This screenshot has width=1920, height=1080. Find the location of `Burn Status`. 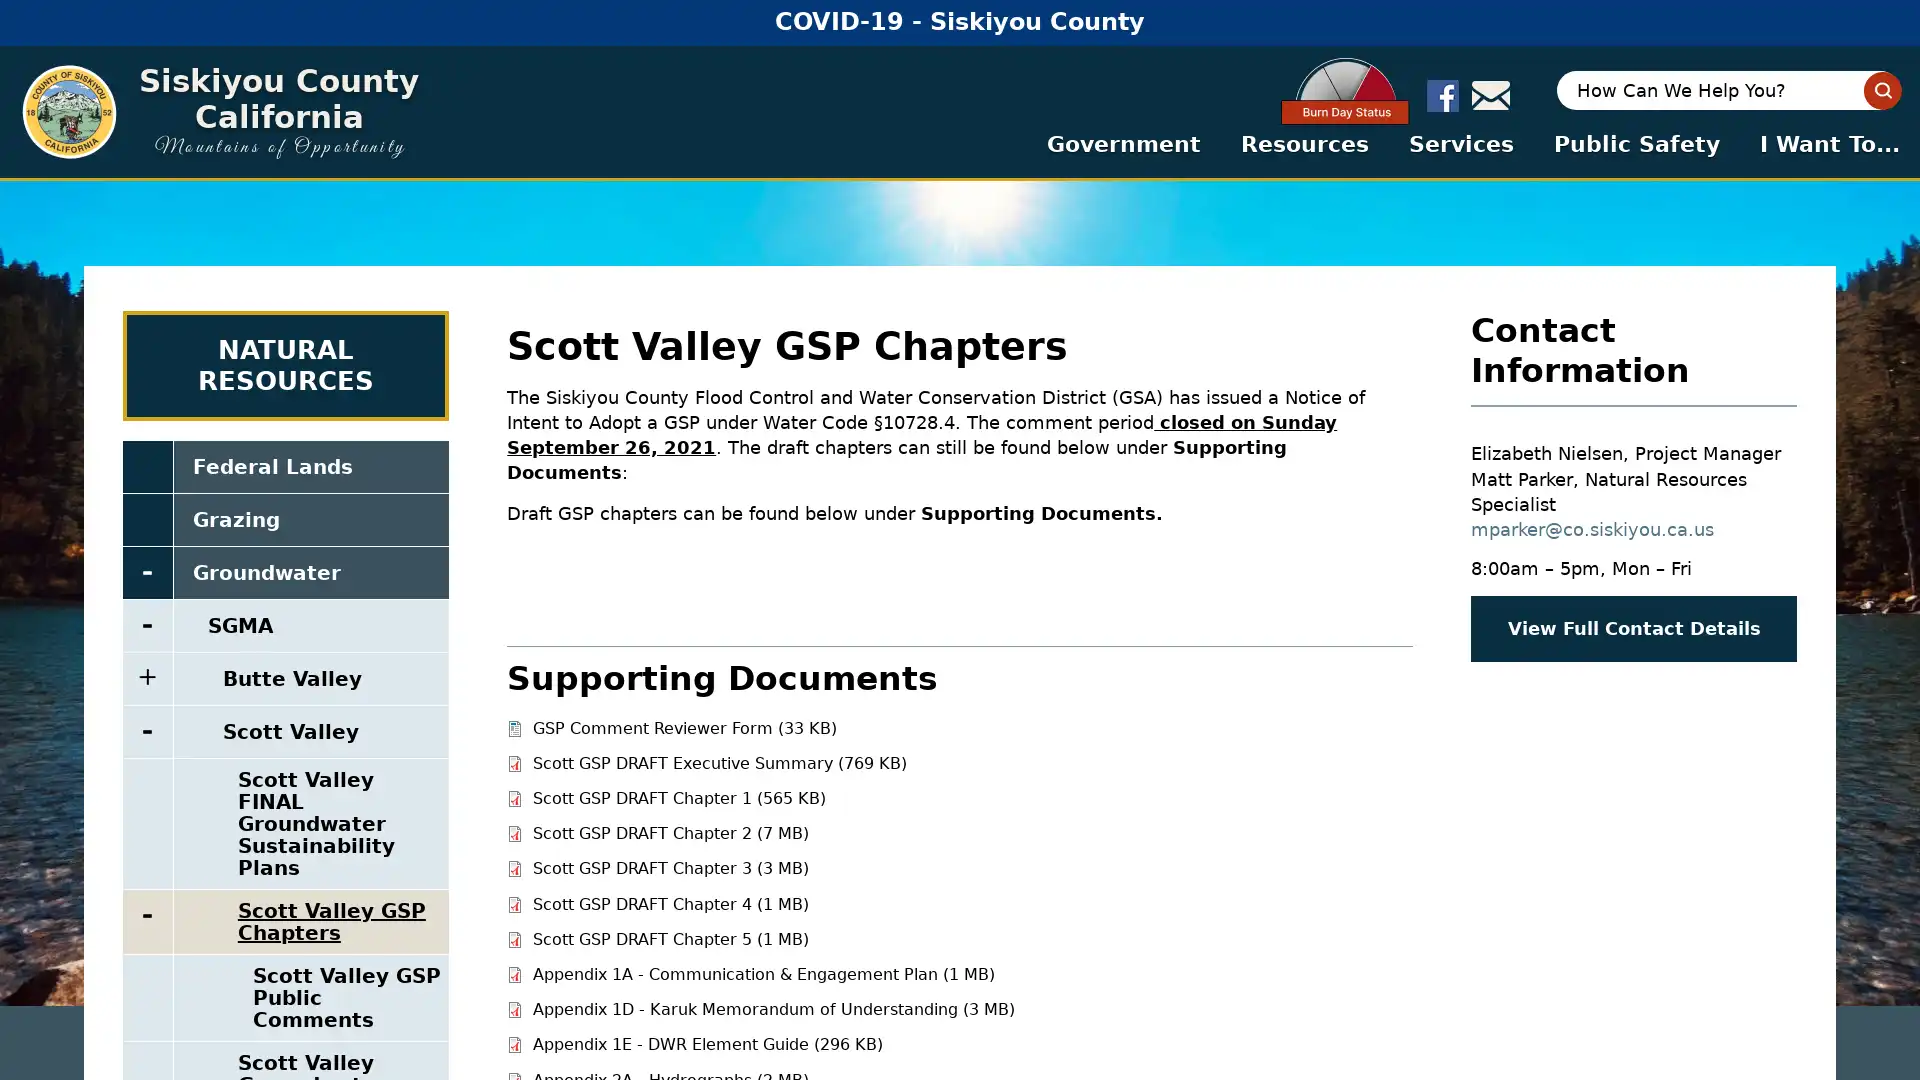

Burn Status is located at coordinates (1358, 91).